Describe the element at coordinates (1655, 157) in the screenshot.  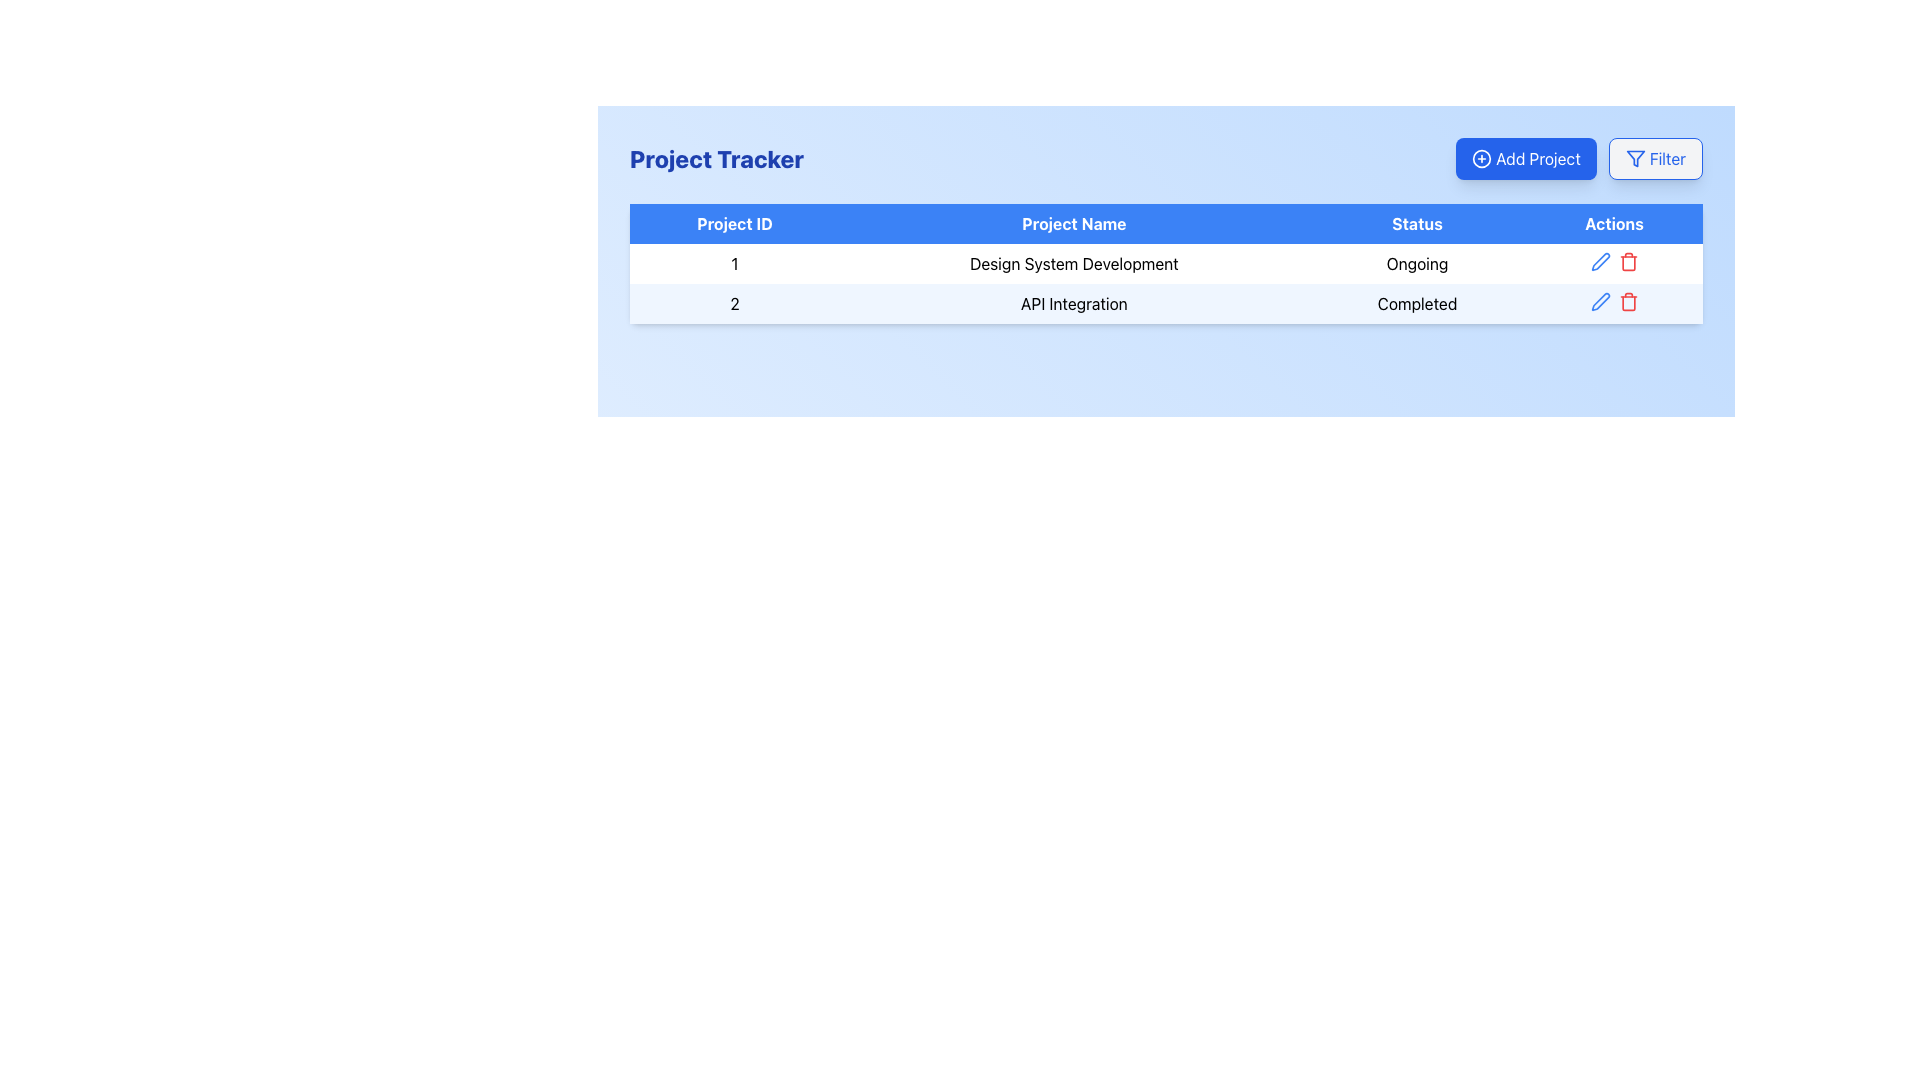
I see `the 'Filter' button located in the top-right corner of the interface` at that location.